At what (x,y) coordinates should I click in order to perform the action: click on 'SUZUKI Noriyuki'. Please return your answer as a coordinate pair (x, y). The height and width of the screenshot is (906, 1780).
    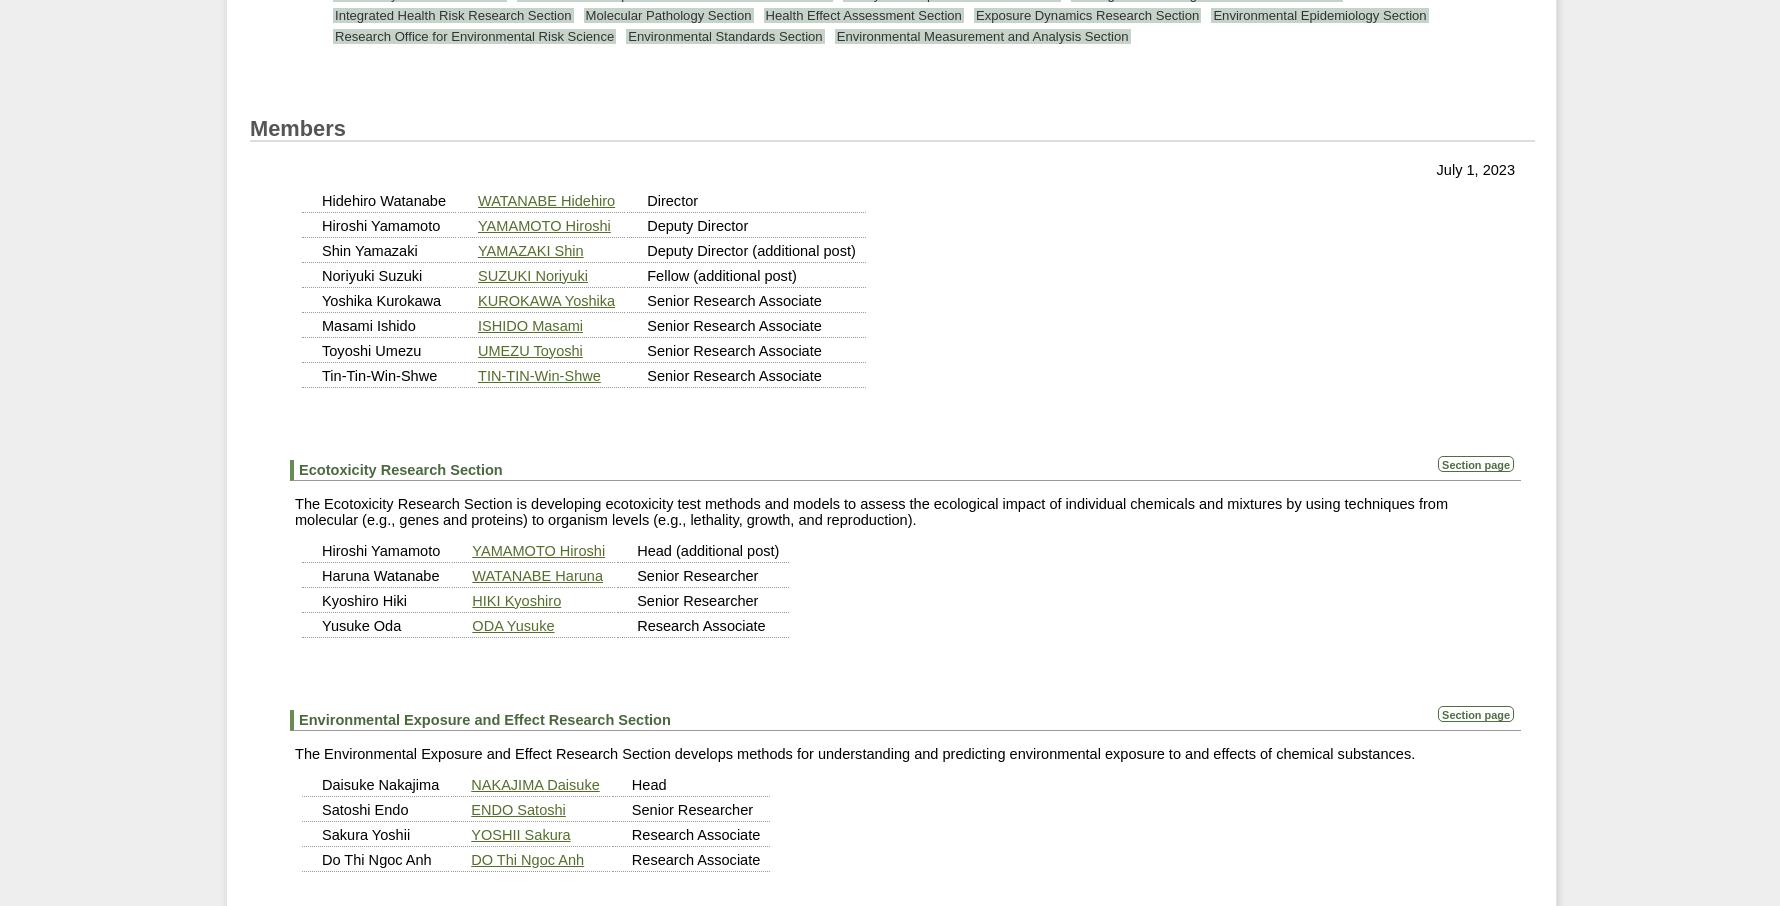
    Looking at the image, I should click on (531, 273).